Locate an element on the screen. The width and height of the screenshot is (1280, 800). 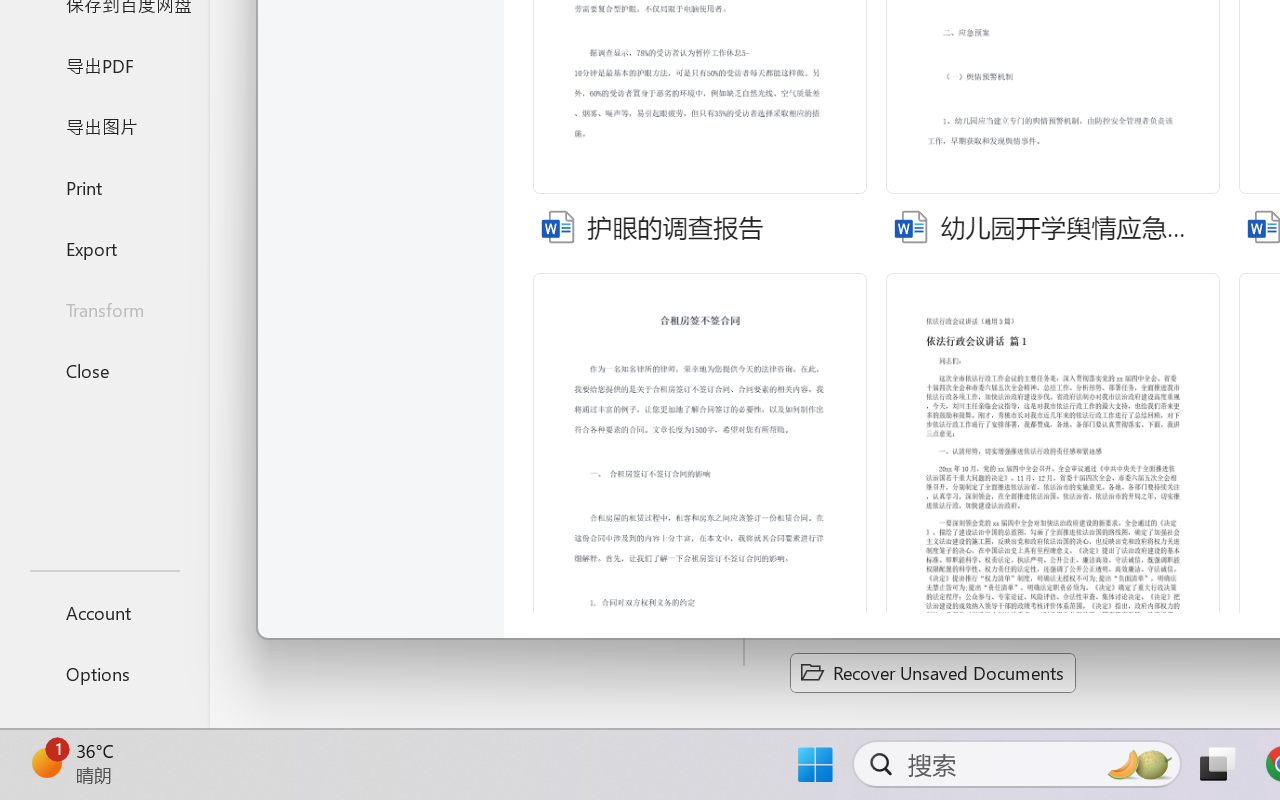
'Options' is located at coordinates (103, 673).